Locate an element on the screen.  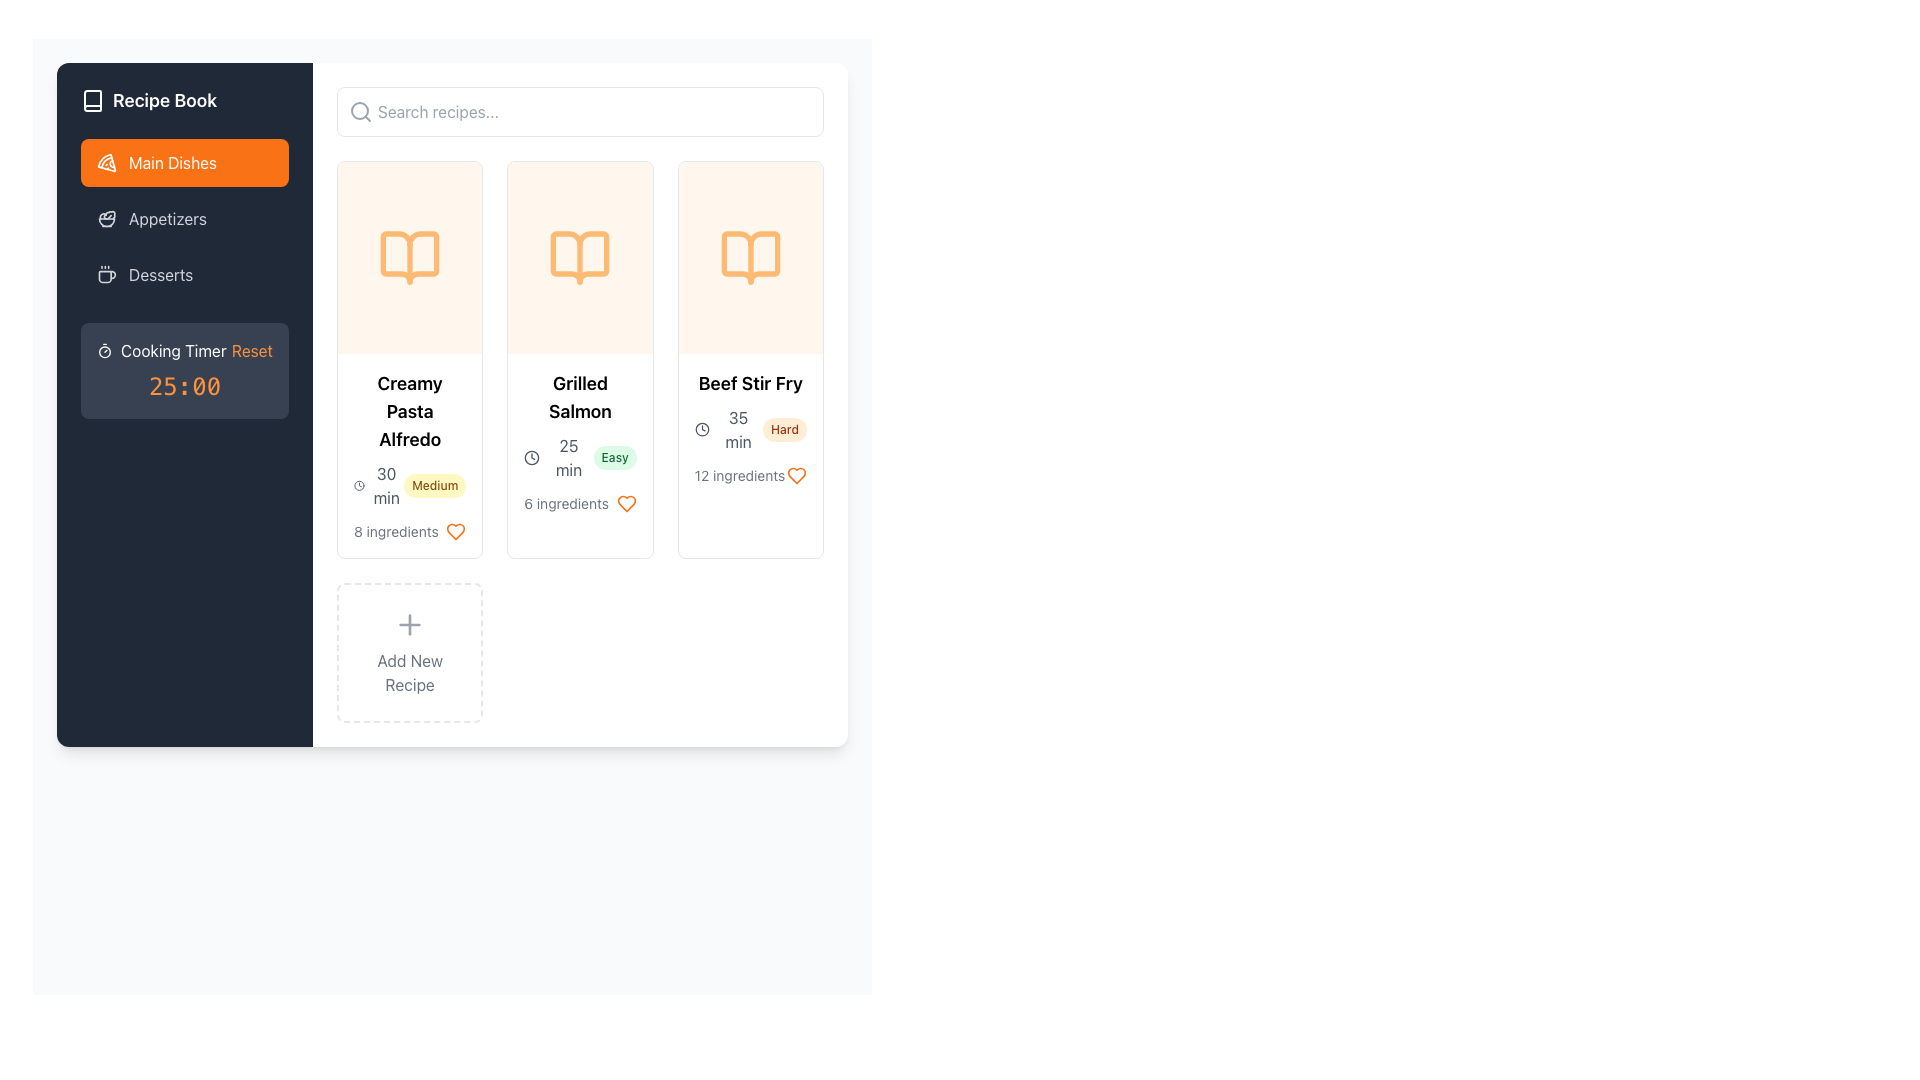
the small book icon located beside the text 'Recipe Book' in the left navigation panel is located at coordinates (91, 100).